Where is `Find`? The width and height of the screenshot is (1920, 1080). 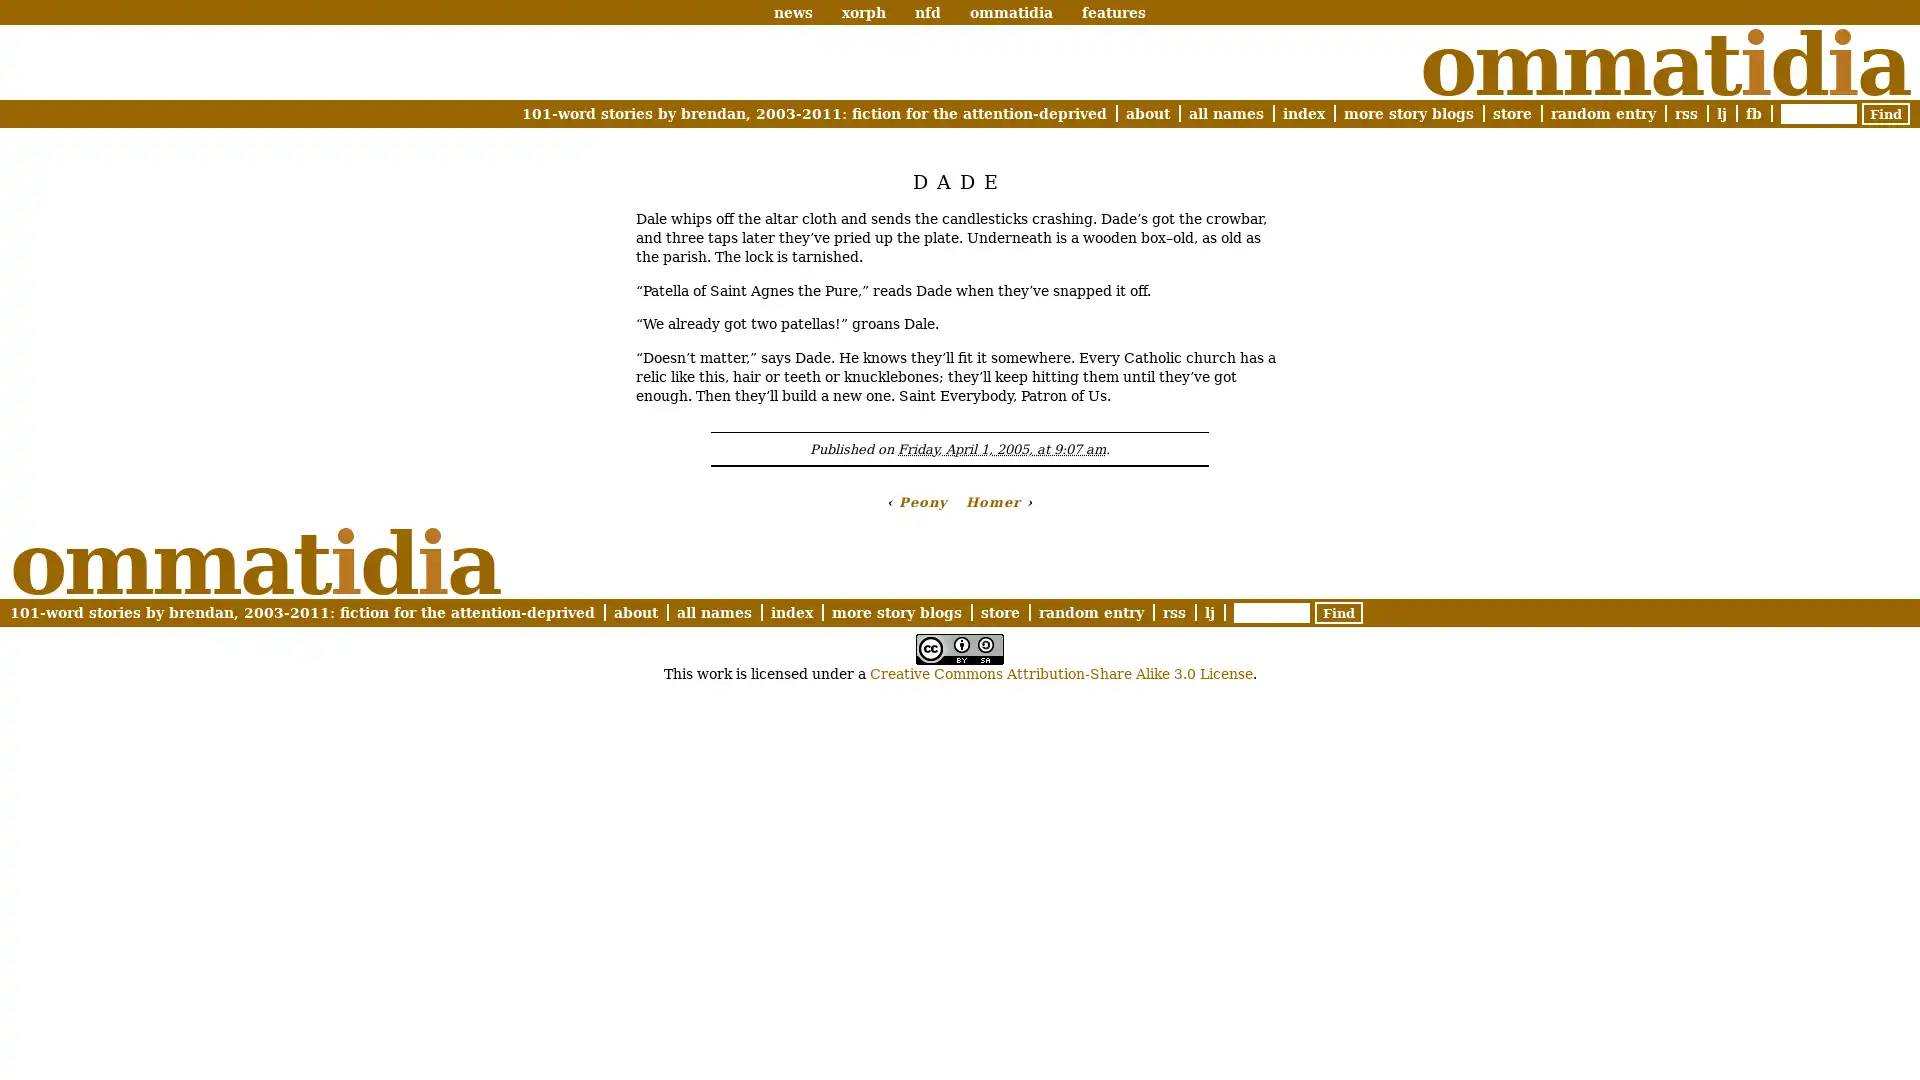
Find is located at coordinates (1339, 611).